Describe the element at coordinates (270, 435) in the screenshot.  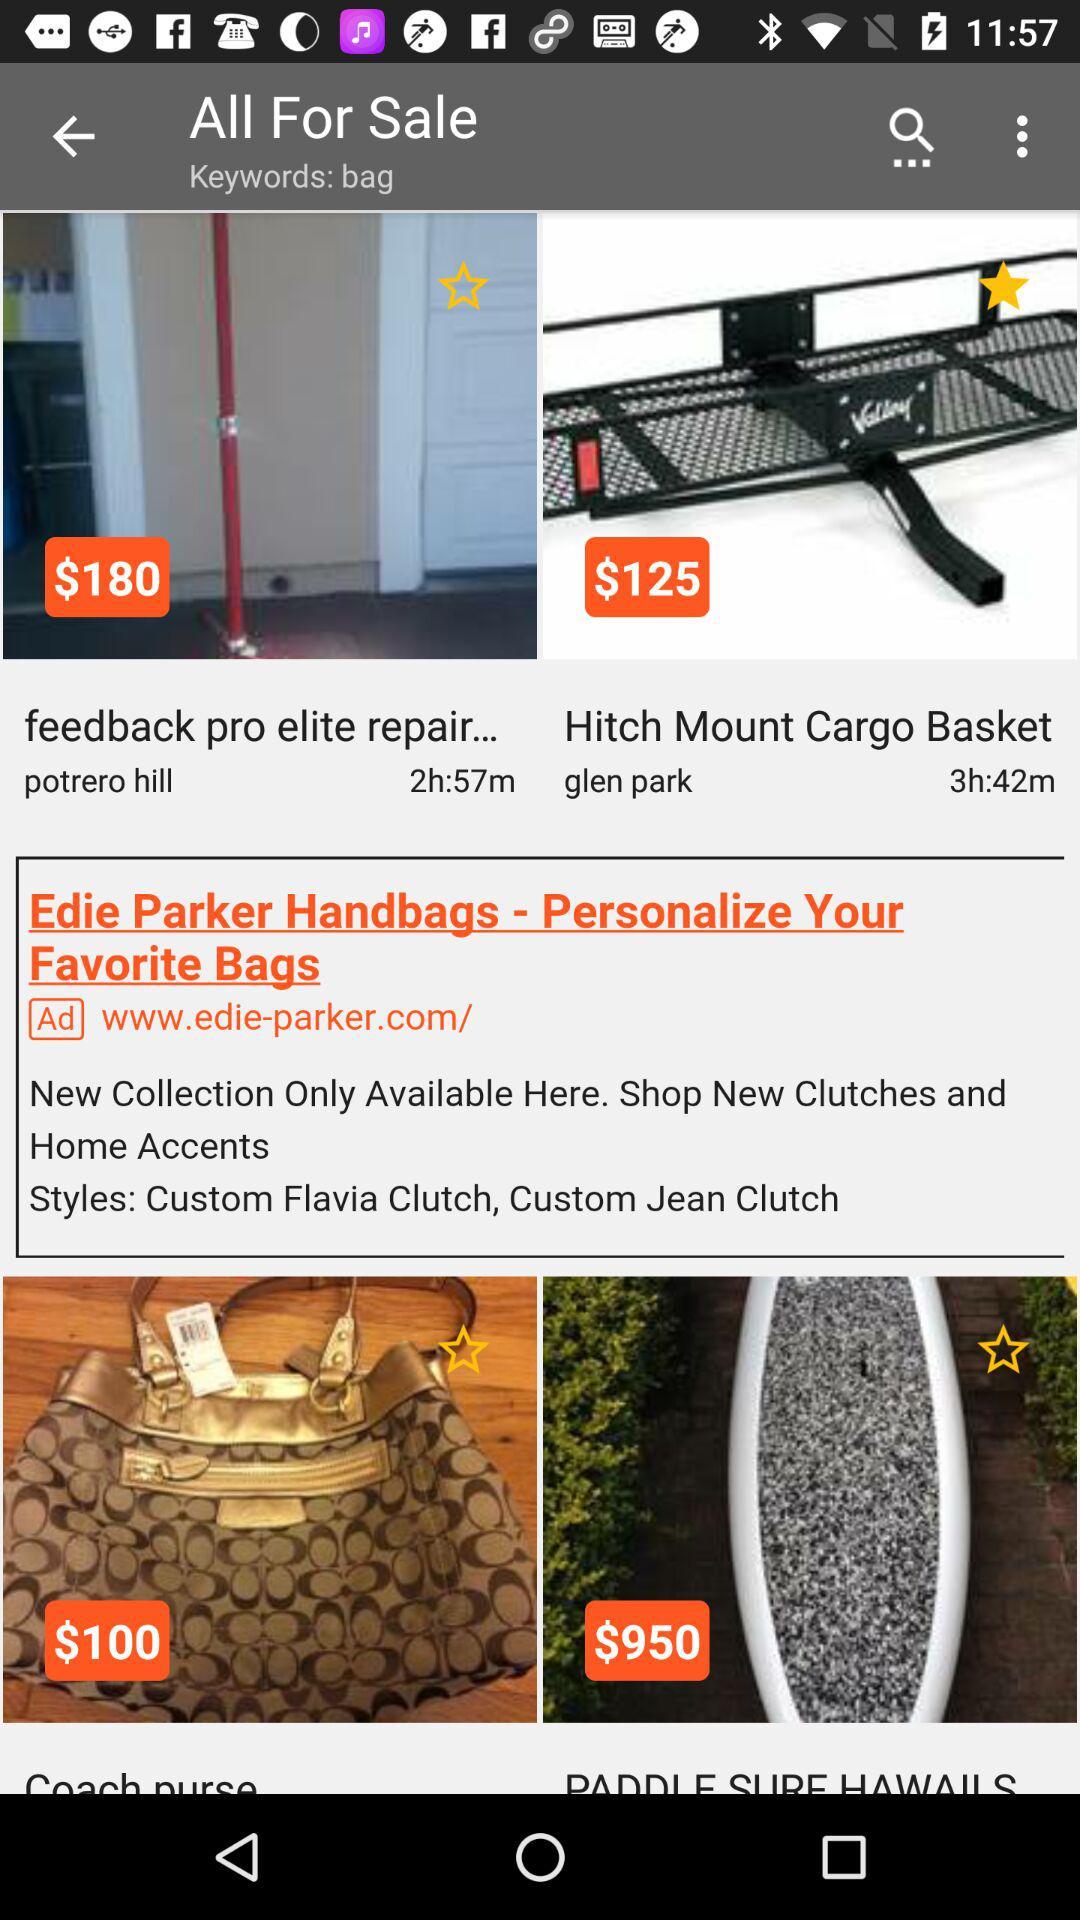
I see `the first image` at that location.